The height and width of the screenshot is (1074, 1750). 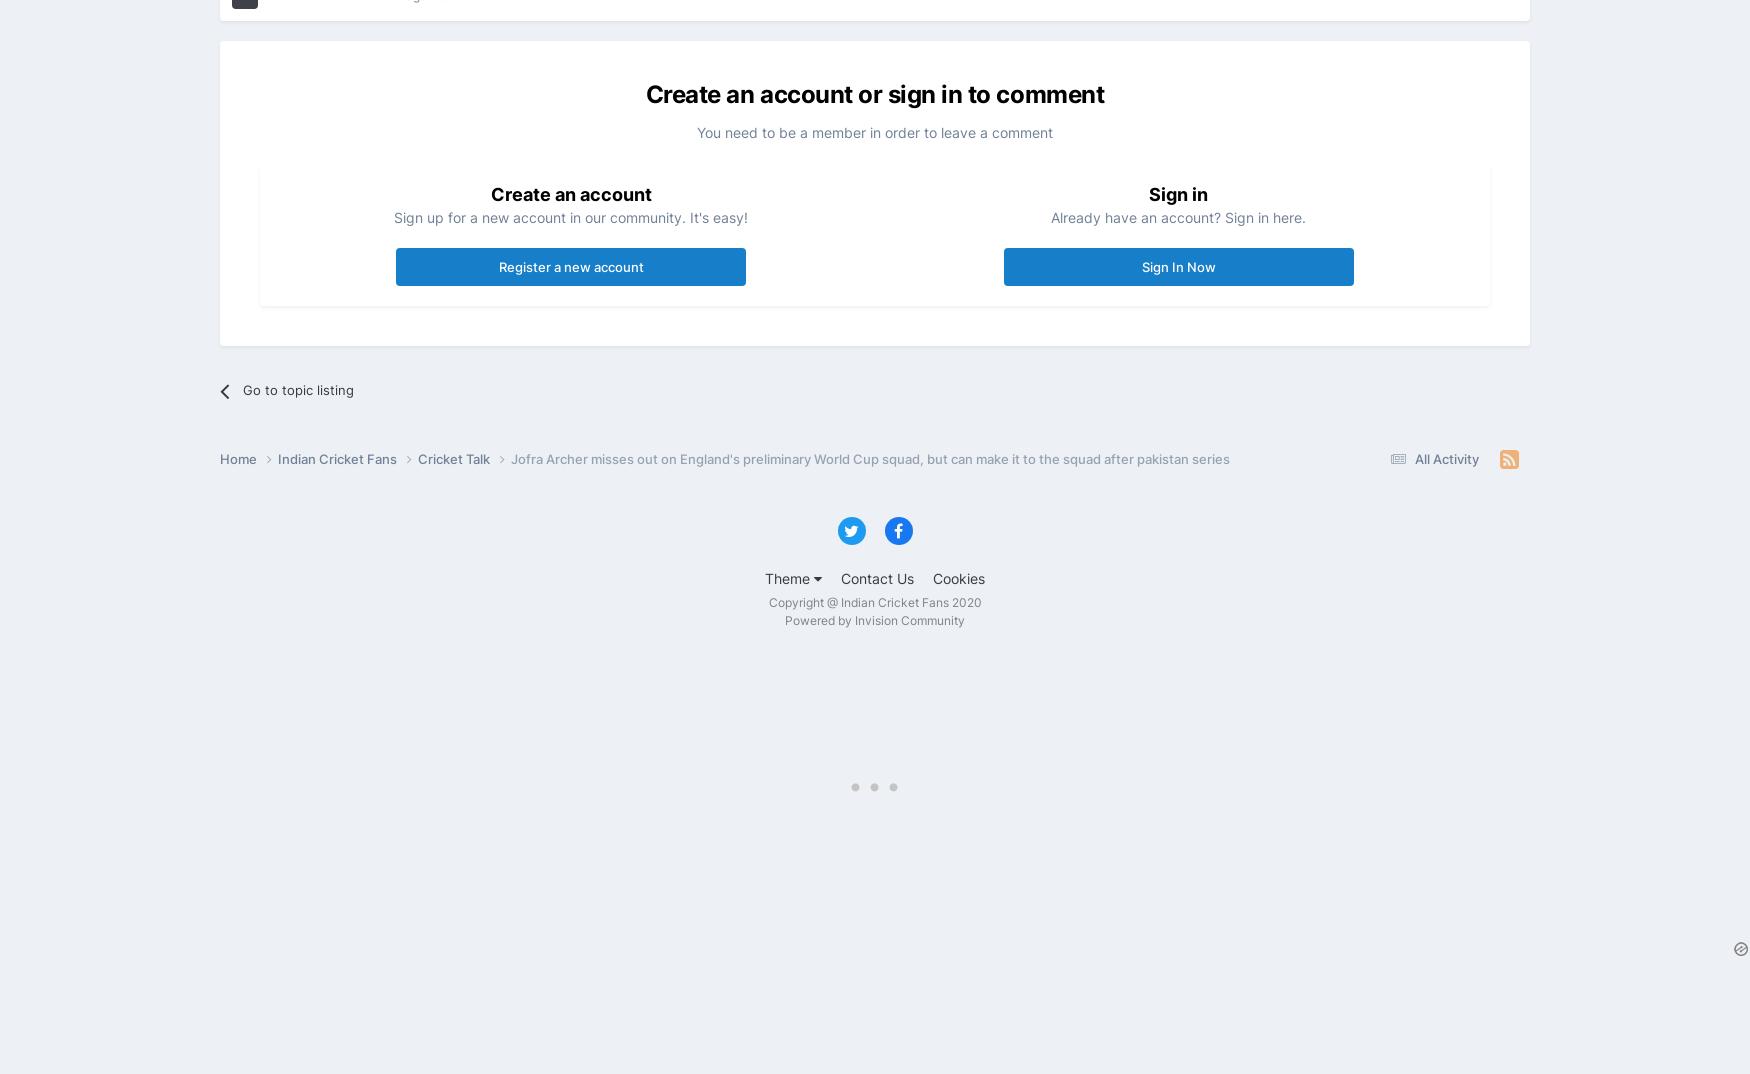 I want to click on 'Sign in', so click(x=1177, y=193).